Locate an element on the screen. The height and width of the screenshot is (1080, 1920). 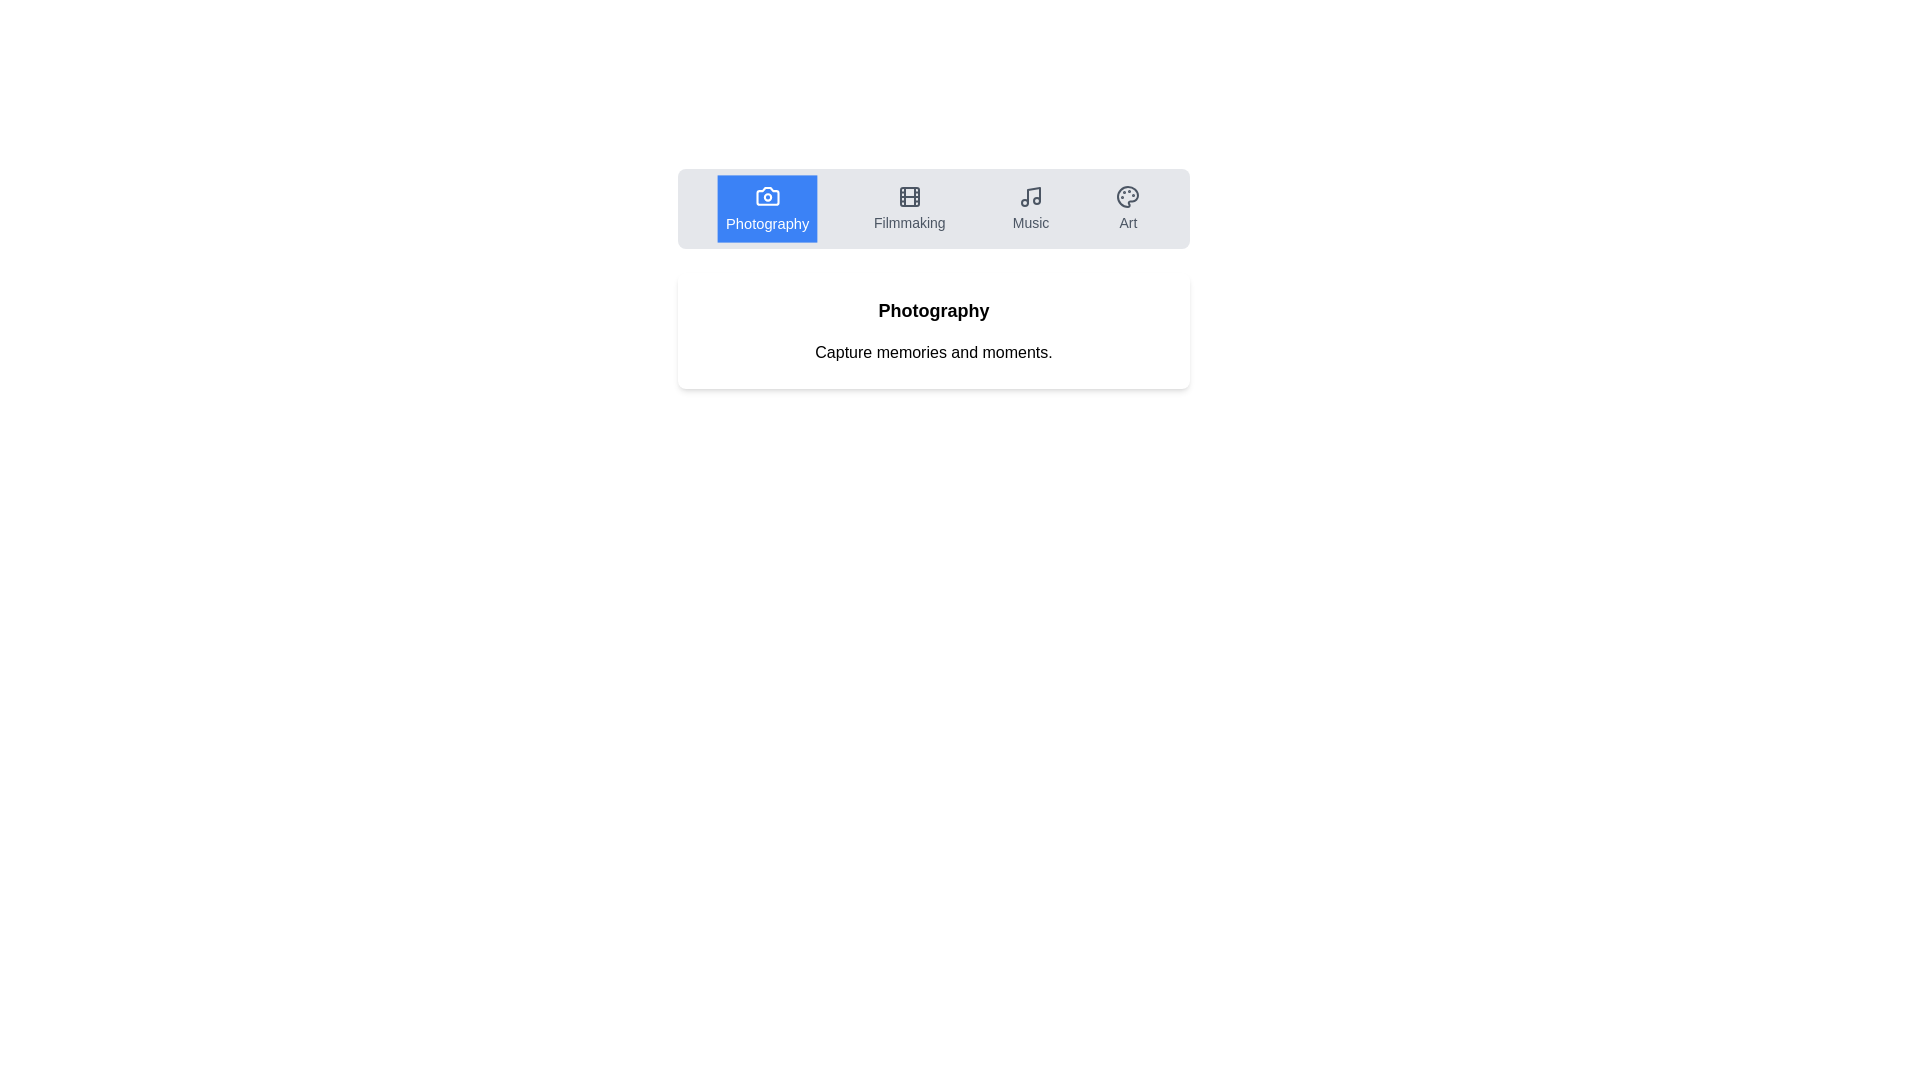
the Music tab by clicking on it is located at coordinates (1031, 208).